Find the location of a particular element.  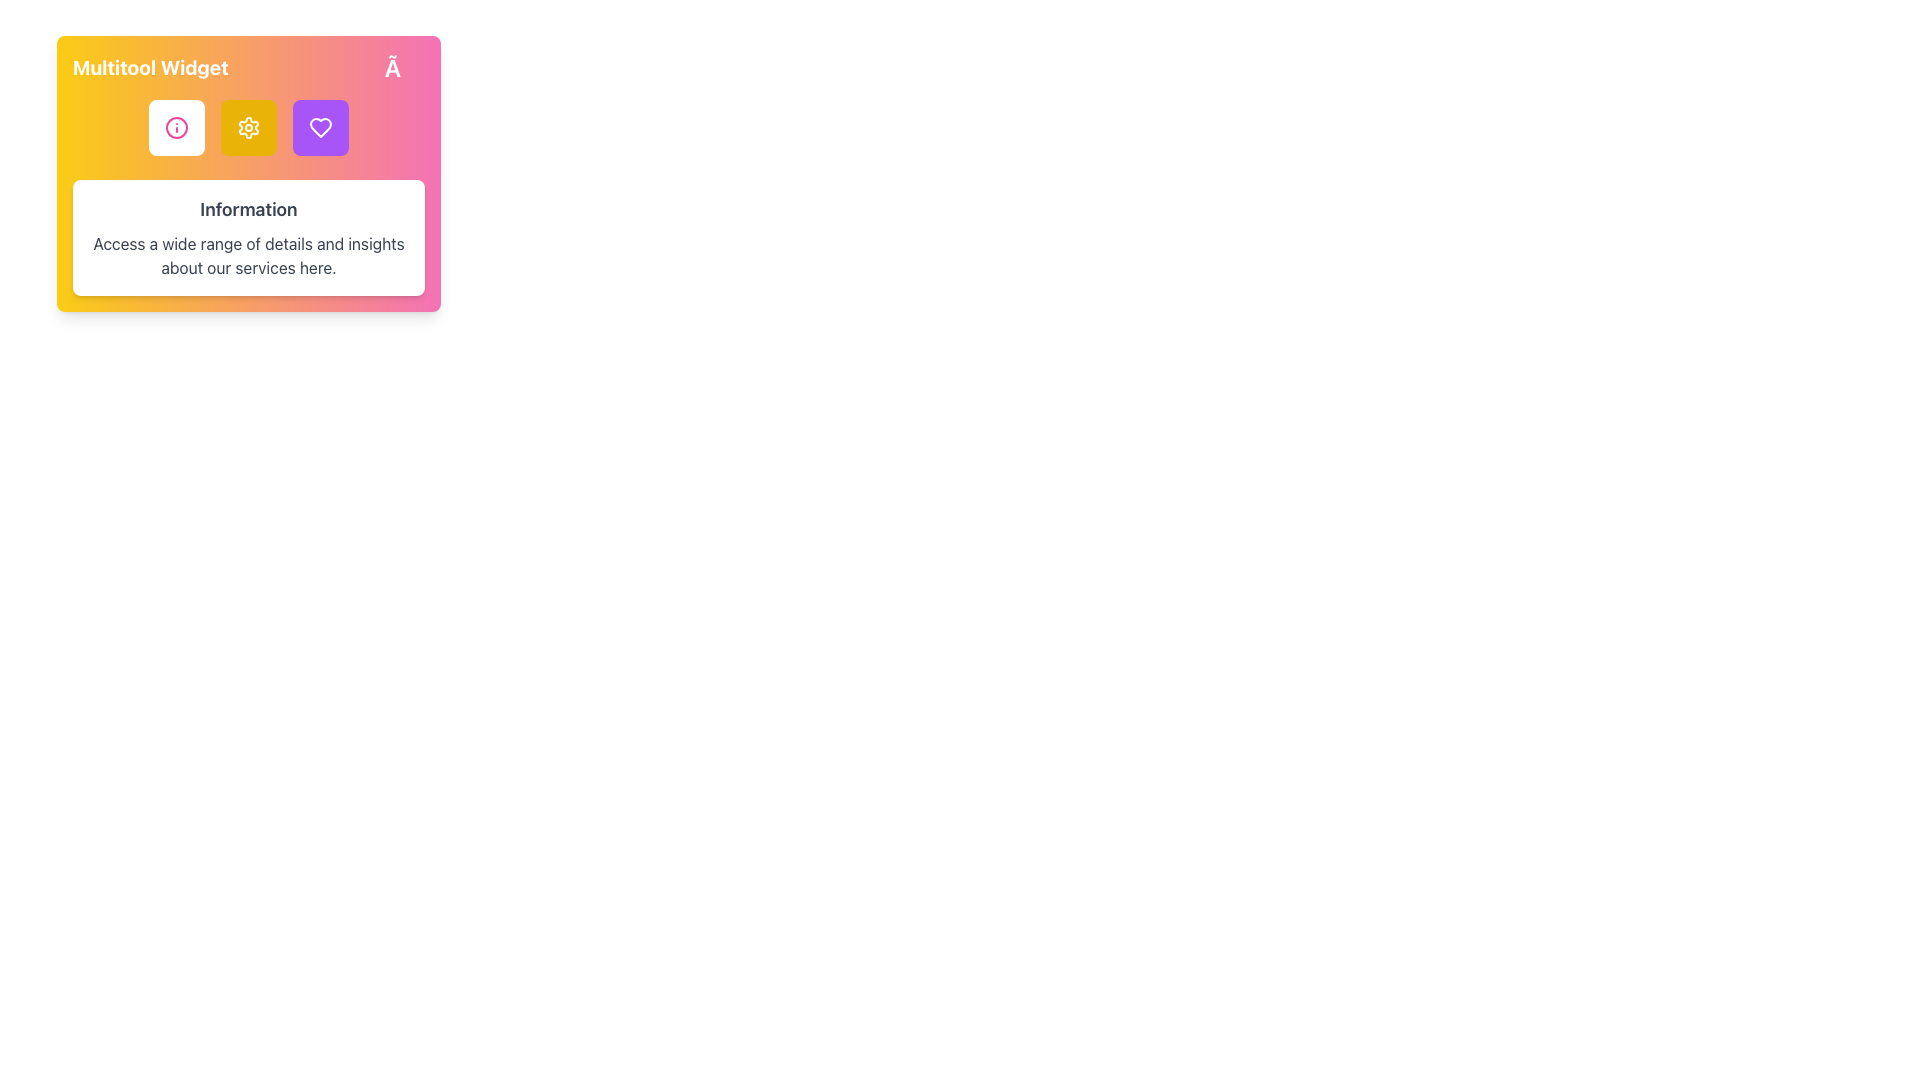

the yellow settings button with a gear icon is located at coordinates (248, 127).